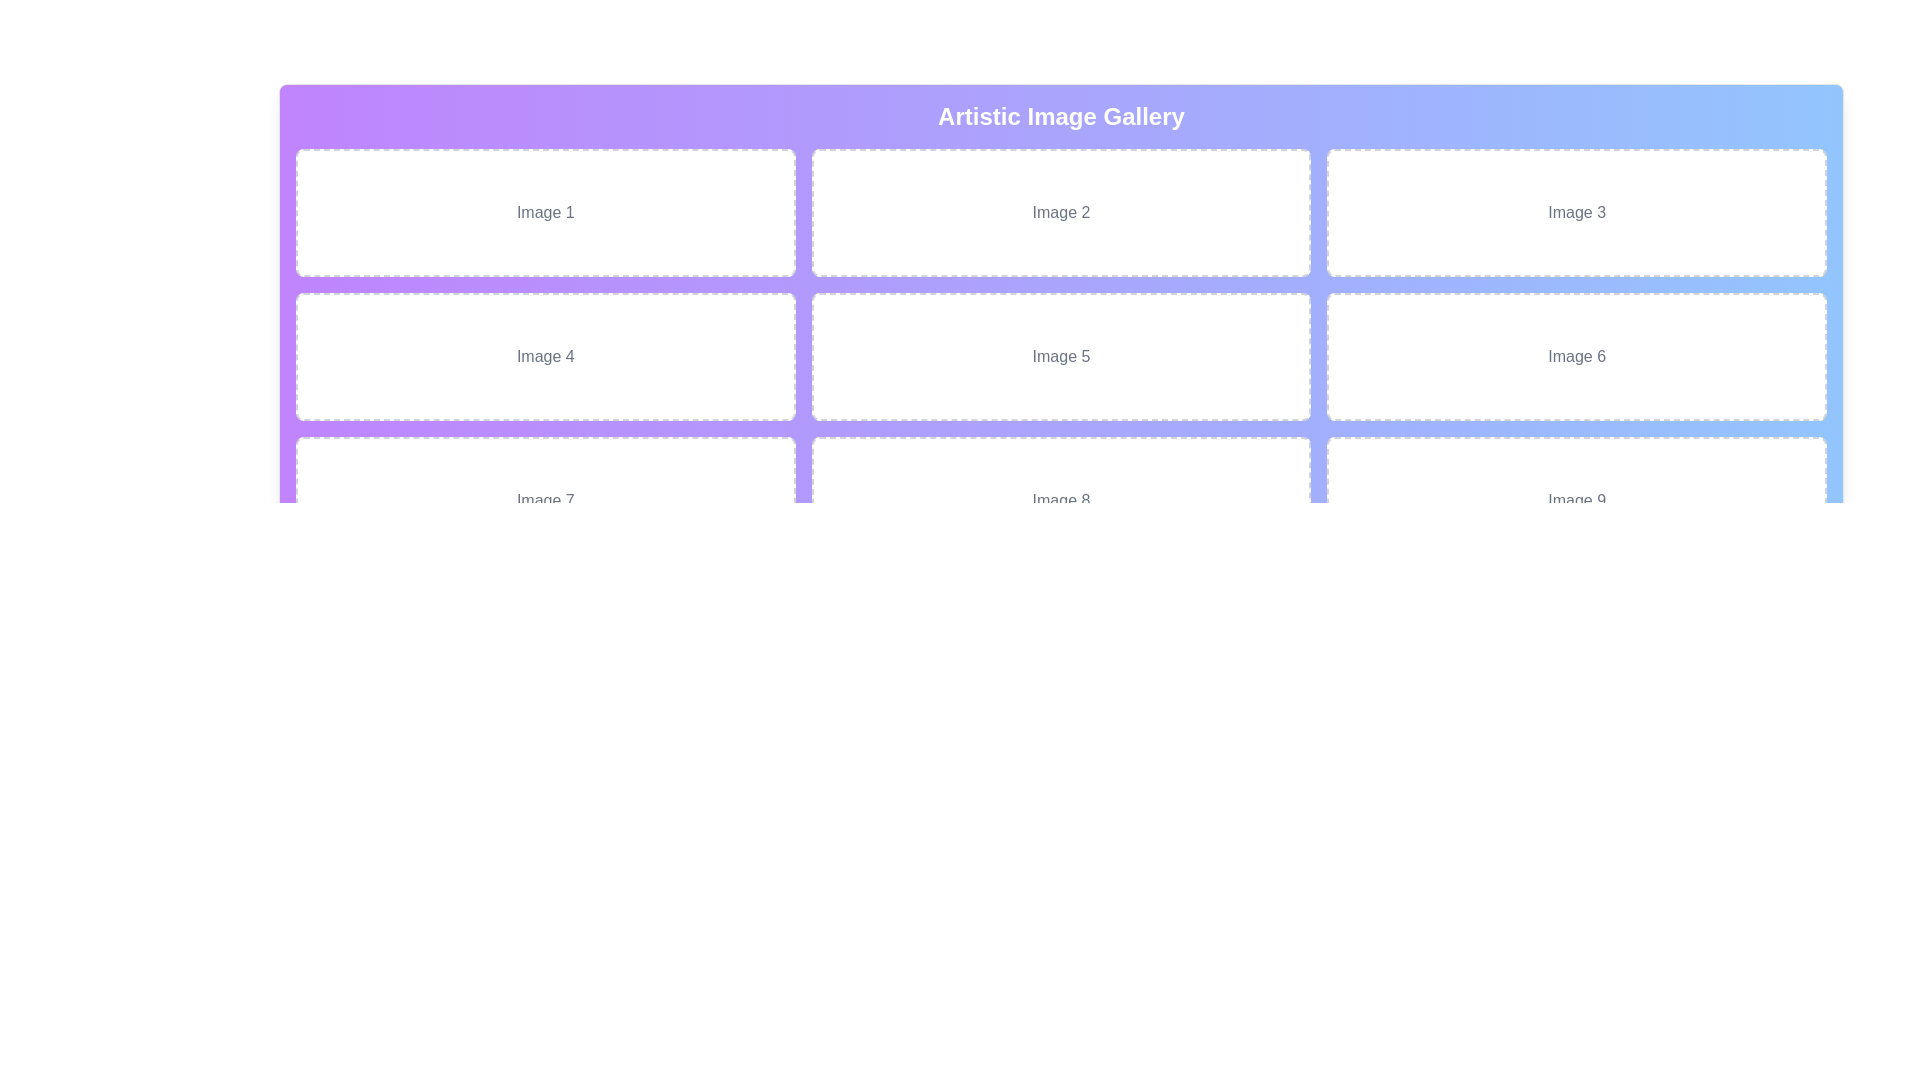 Image resolution: width=1920 pixels, height=1080 pixels. Describe the element at coordinates (1060, 116) in the screenshot. I see `the static title text at the top center of the gallery section, which indicates the content of the section` at that location.